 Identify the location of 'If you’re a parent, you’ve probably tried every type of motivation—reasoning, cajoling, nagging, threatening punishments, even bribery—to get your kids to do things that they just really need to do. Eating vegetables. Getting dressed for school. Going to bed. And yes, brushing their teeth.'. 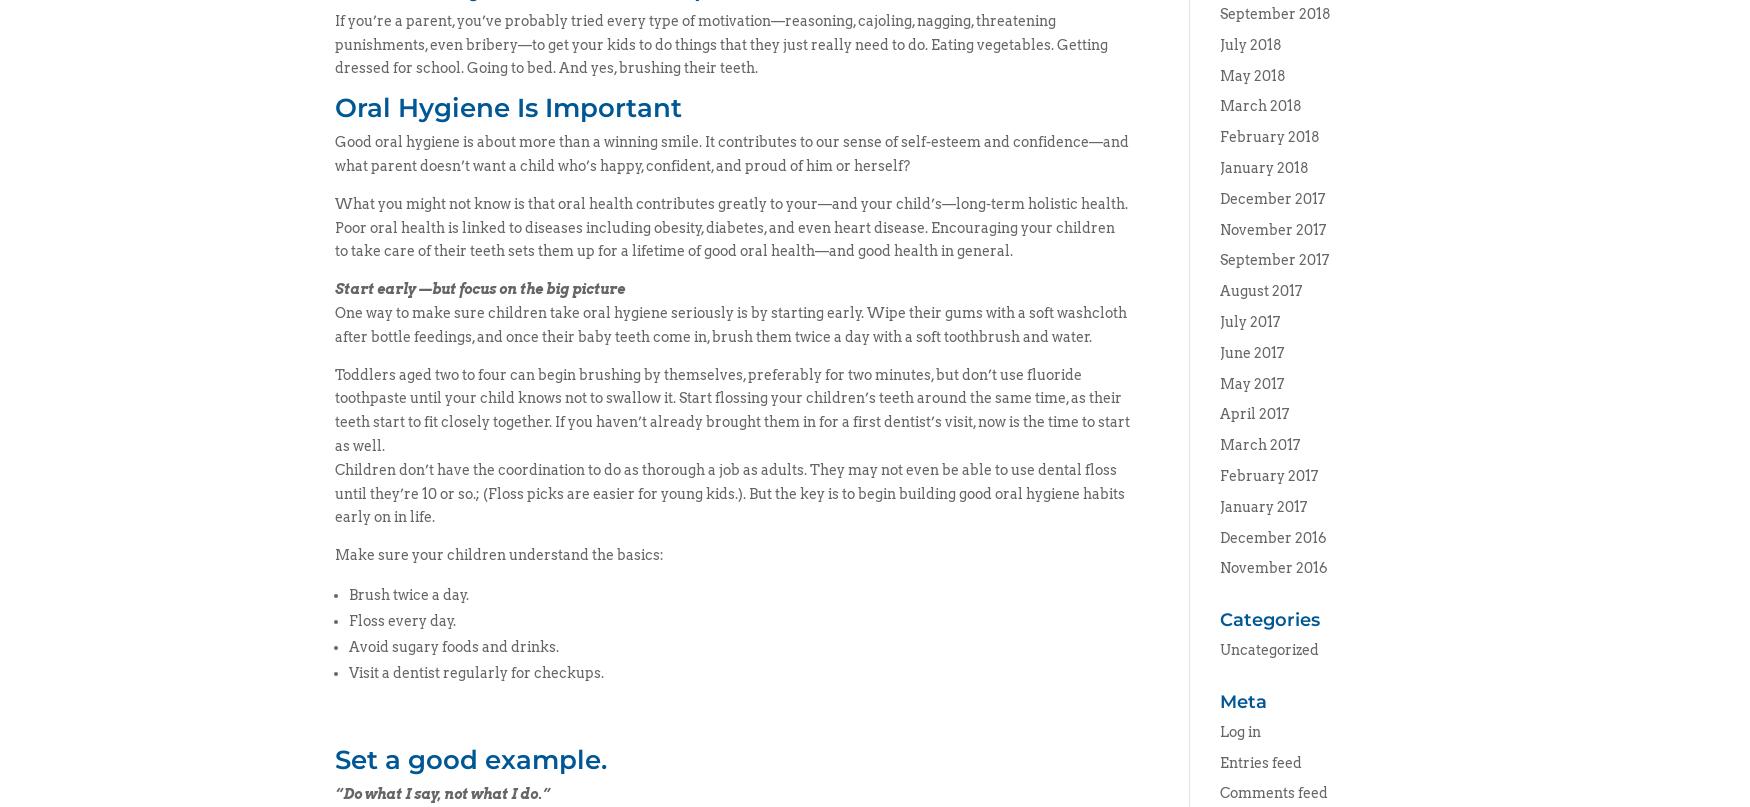
(721, 43).